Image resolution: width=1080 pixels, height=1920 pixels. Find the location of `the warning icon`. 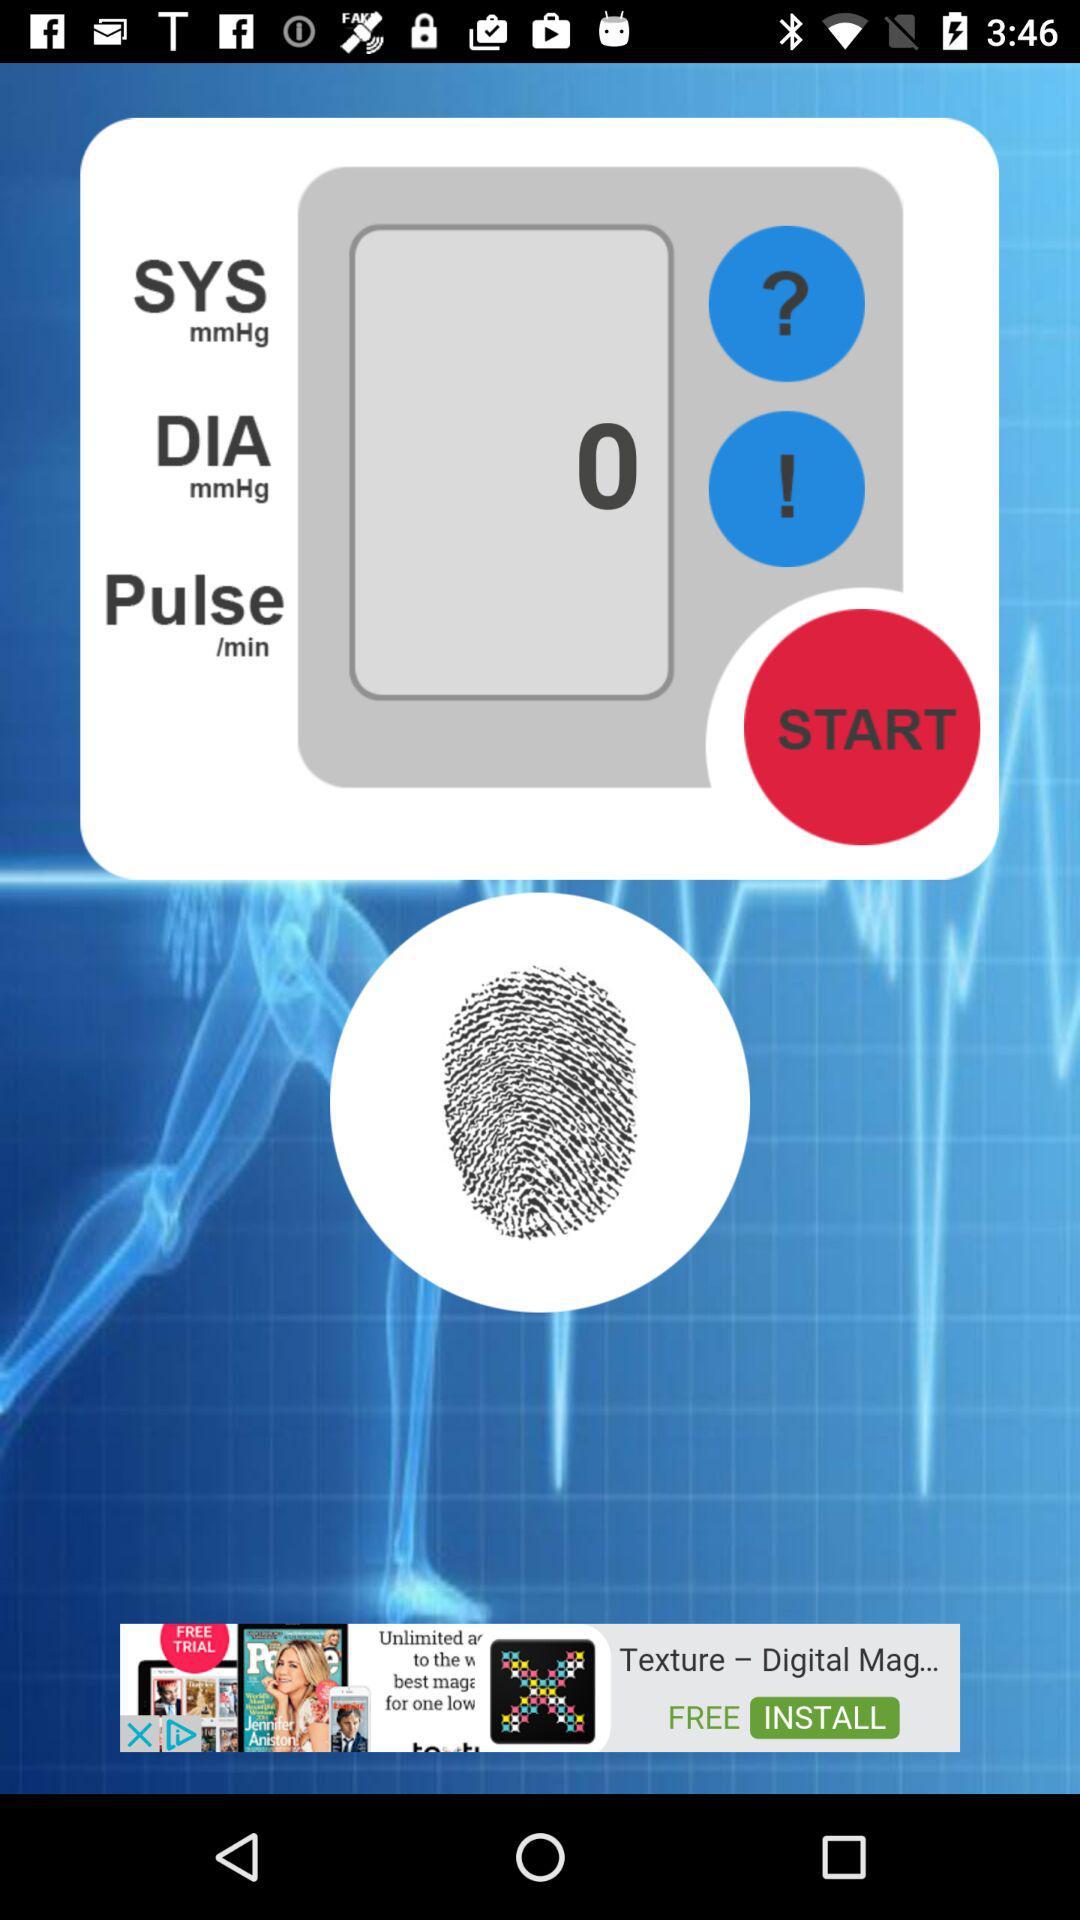

the warning icon is located at coordinates (785, 488).